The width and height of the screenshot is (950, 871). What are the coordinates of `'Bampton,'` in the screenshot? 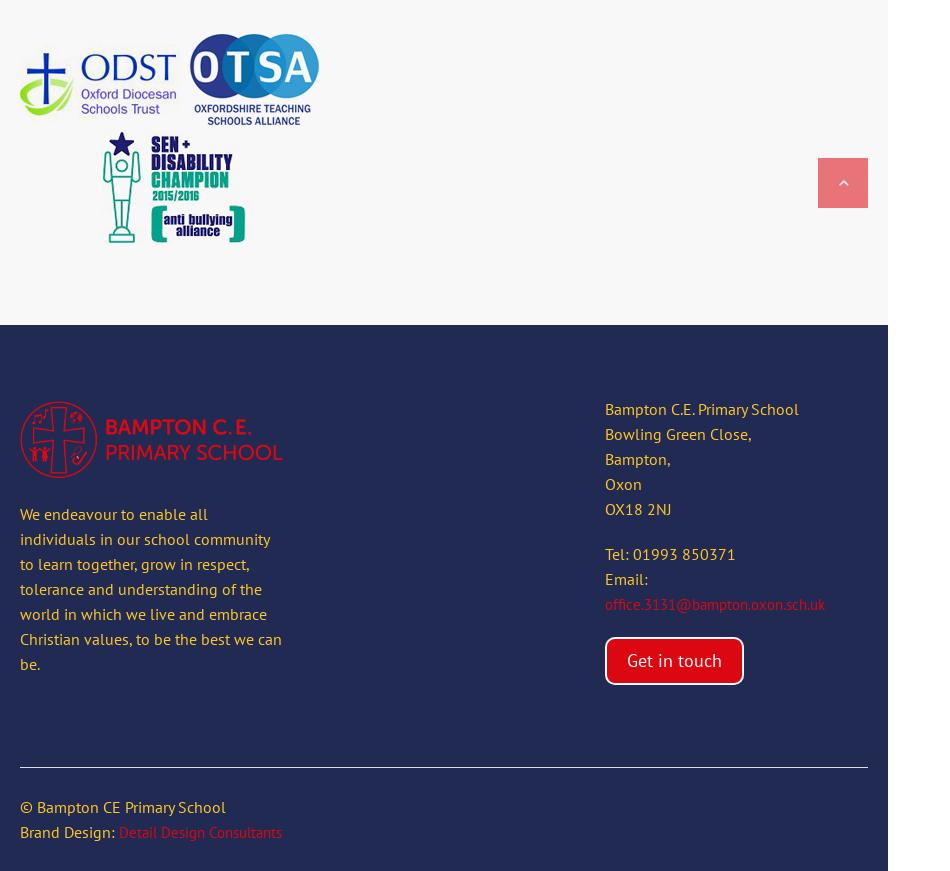 It's located at (604, 459).